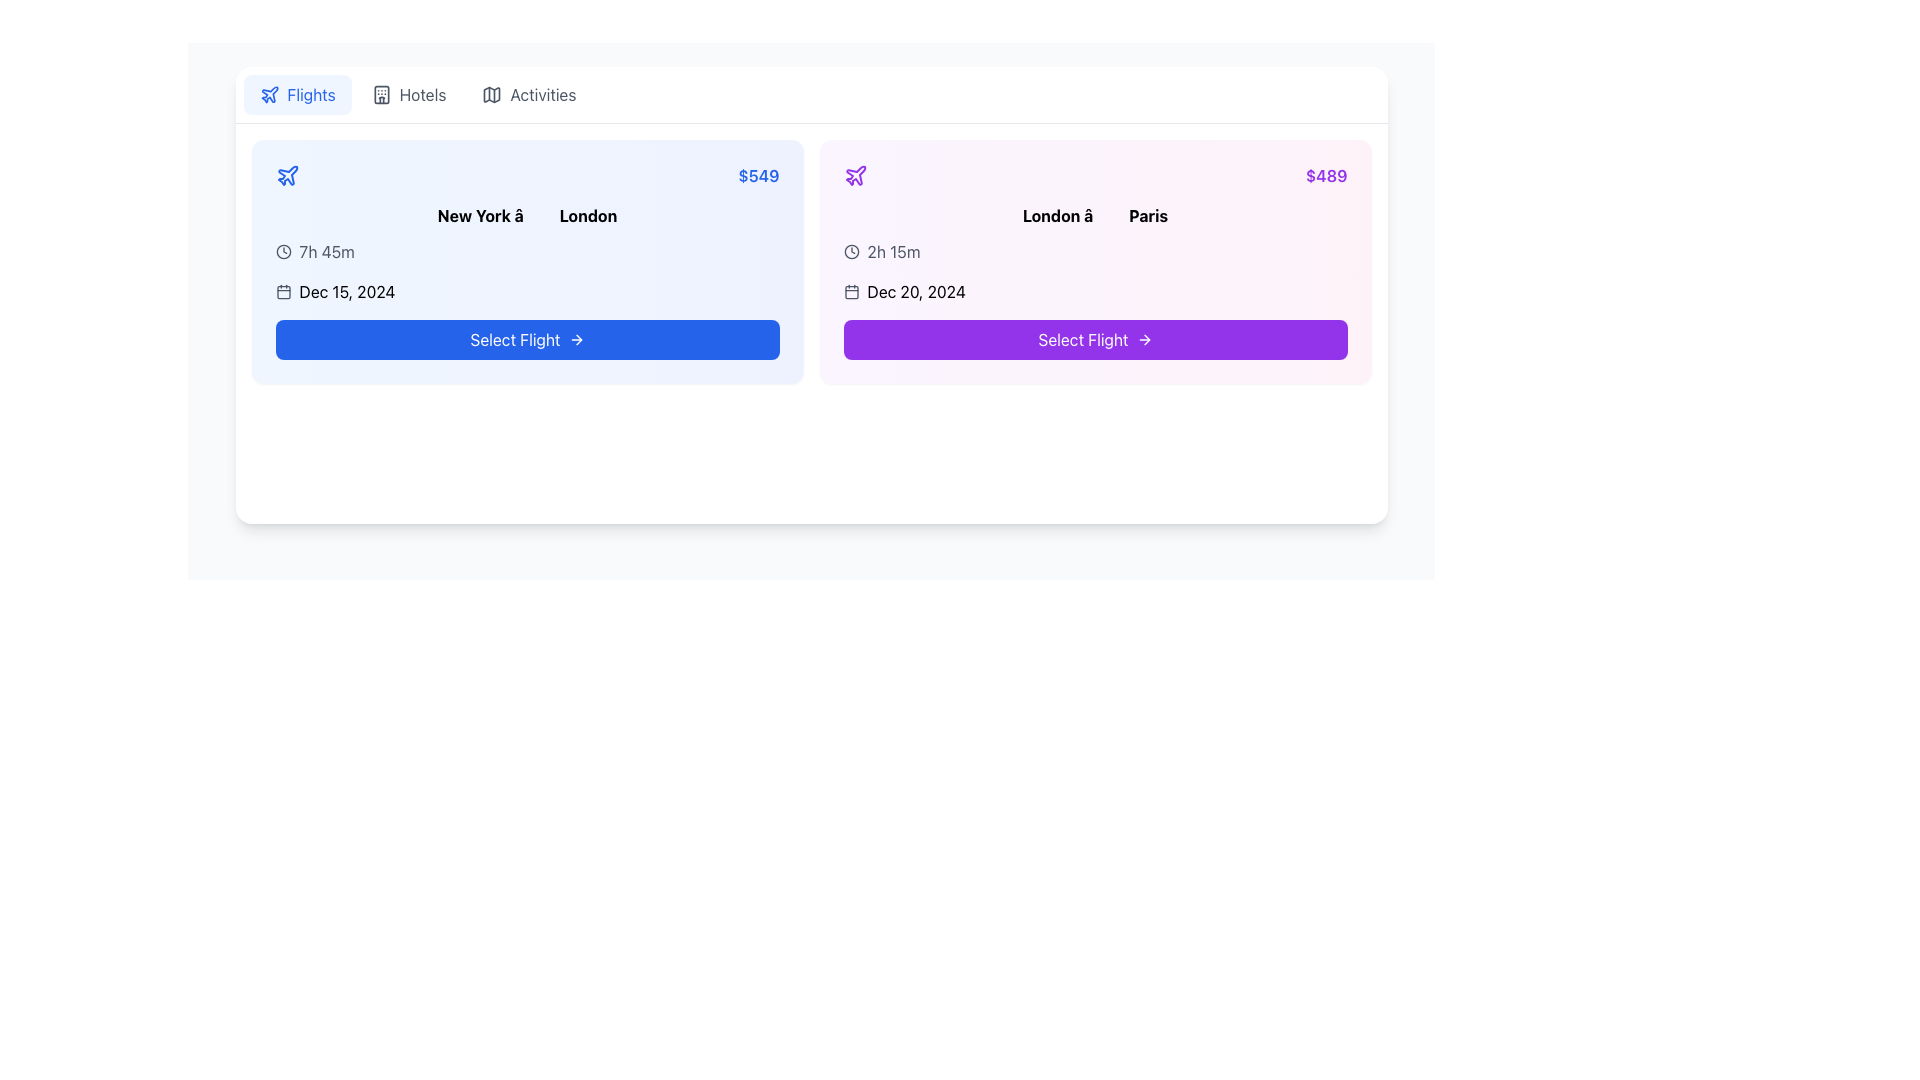  Describe the element at coordinates (851, 250) in the screenshot. I see `the time duration icon located in the second card on the right side of the user interface, positioned directly to the left of the text '2h 15m'` at that location.